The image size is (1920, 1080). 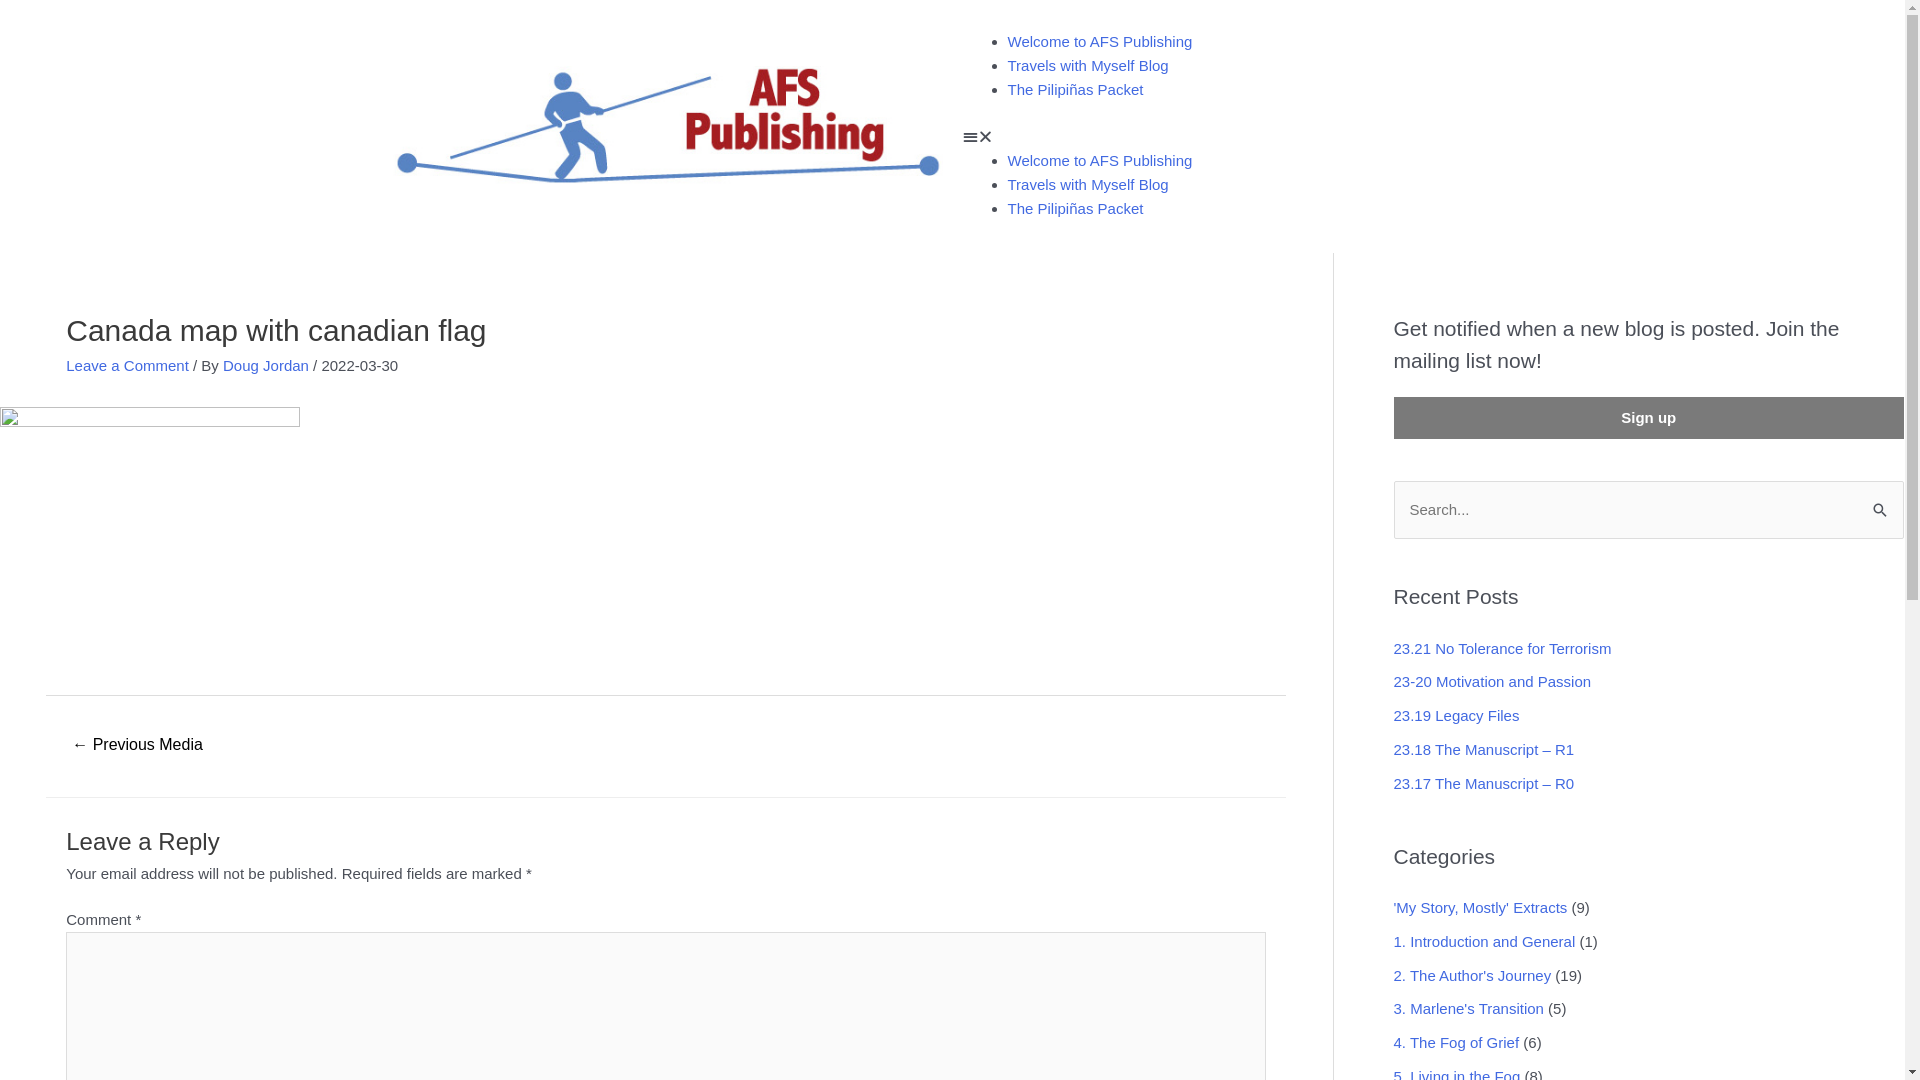 What do you see at coordinates (1484, 941) in the screenshot?
I see `'1. Introduction and General'` at bounding box center [1484, 941].